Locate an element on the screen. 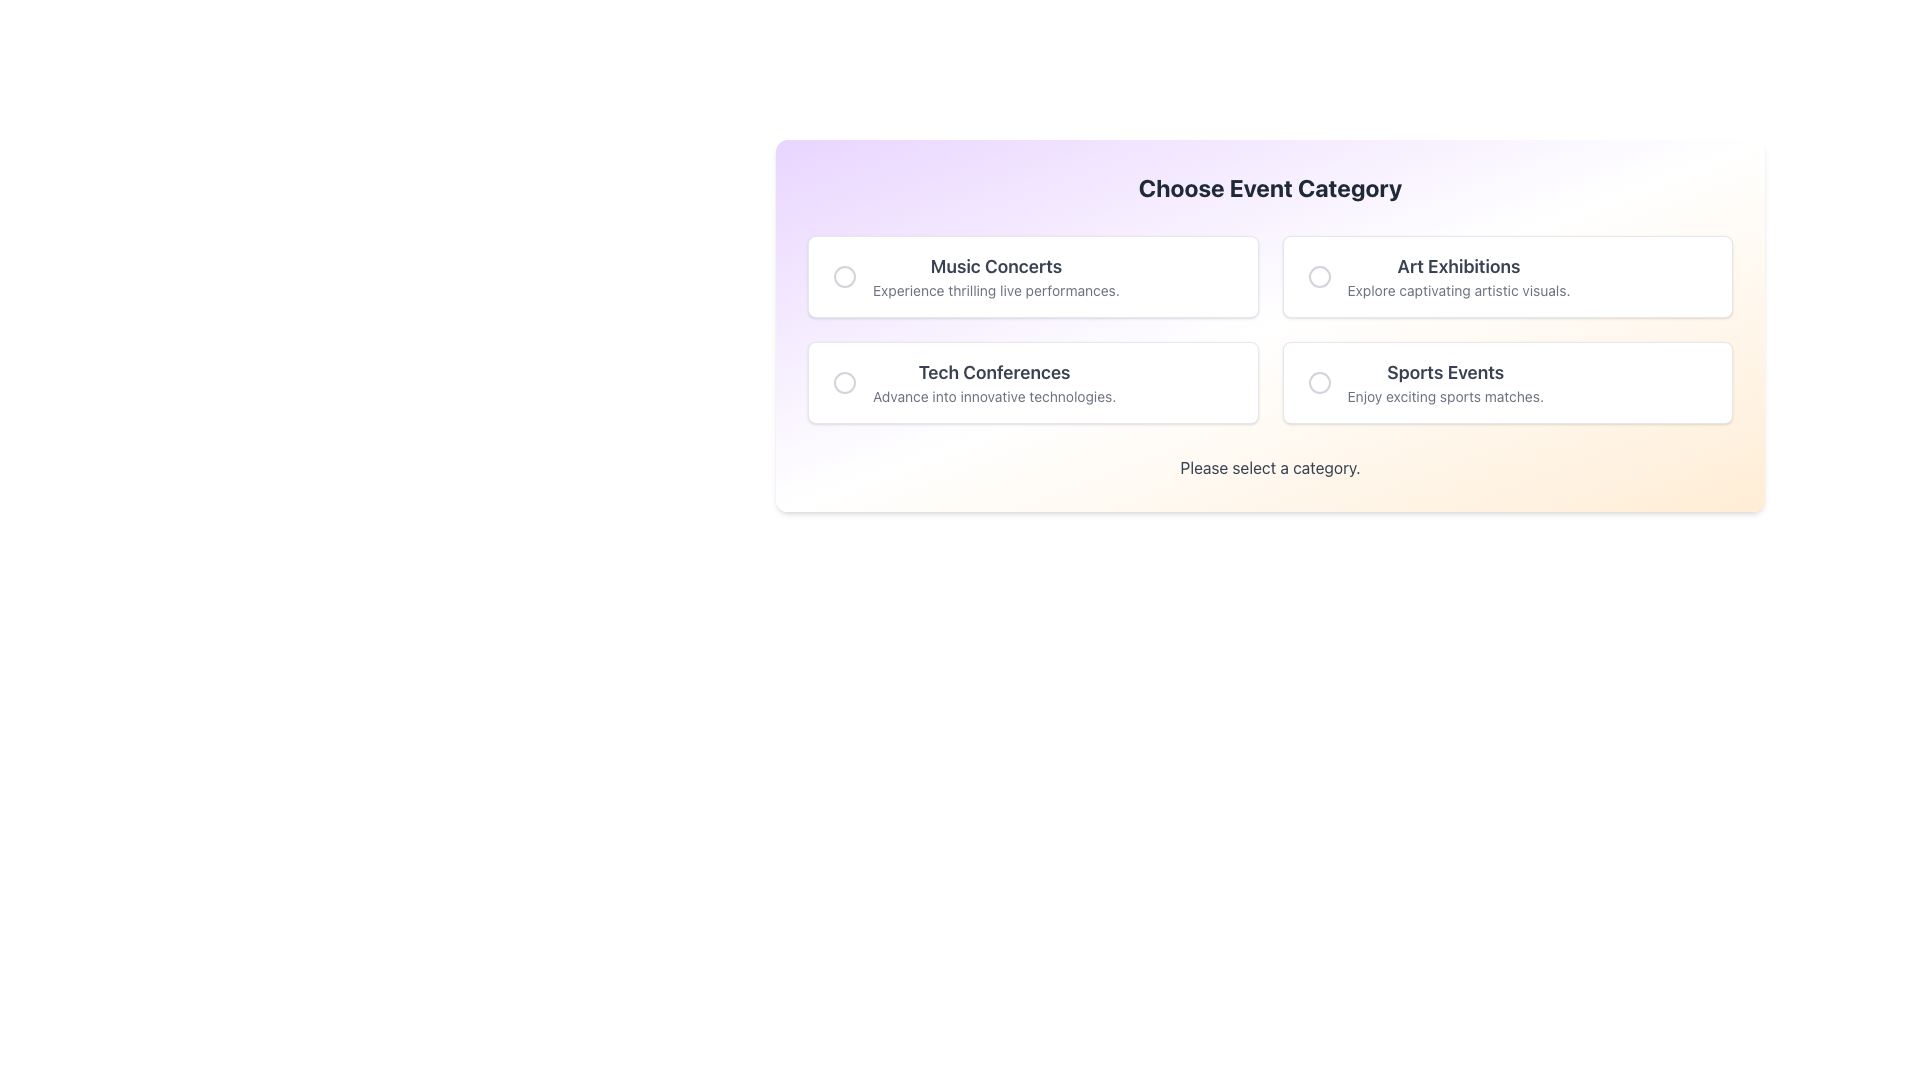 The width and height of the screenshot is (1920, 1080). text label displaying the phrase 'Experience thrilling live performances.' located below the title 'Music Concerts' in the top-left card of the event category grid is located at coordinates (996, 290).